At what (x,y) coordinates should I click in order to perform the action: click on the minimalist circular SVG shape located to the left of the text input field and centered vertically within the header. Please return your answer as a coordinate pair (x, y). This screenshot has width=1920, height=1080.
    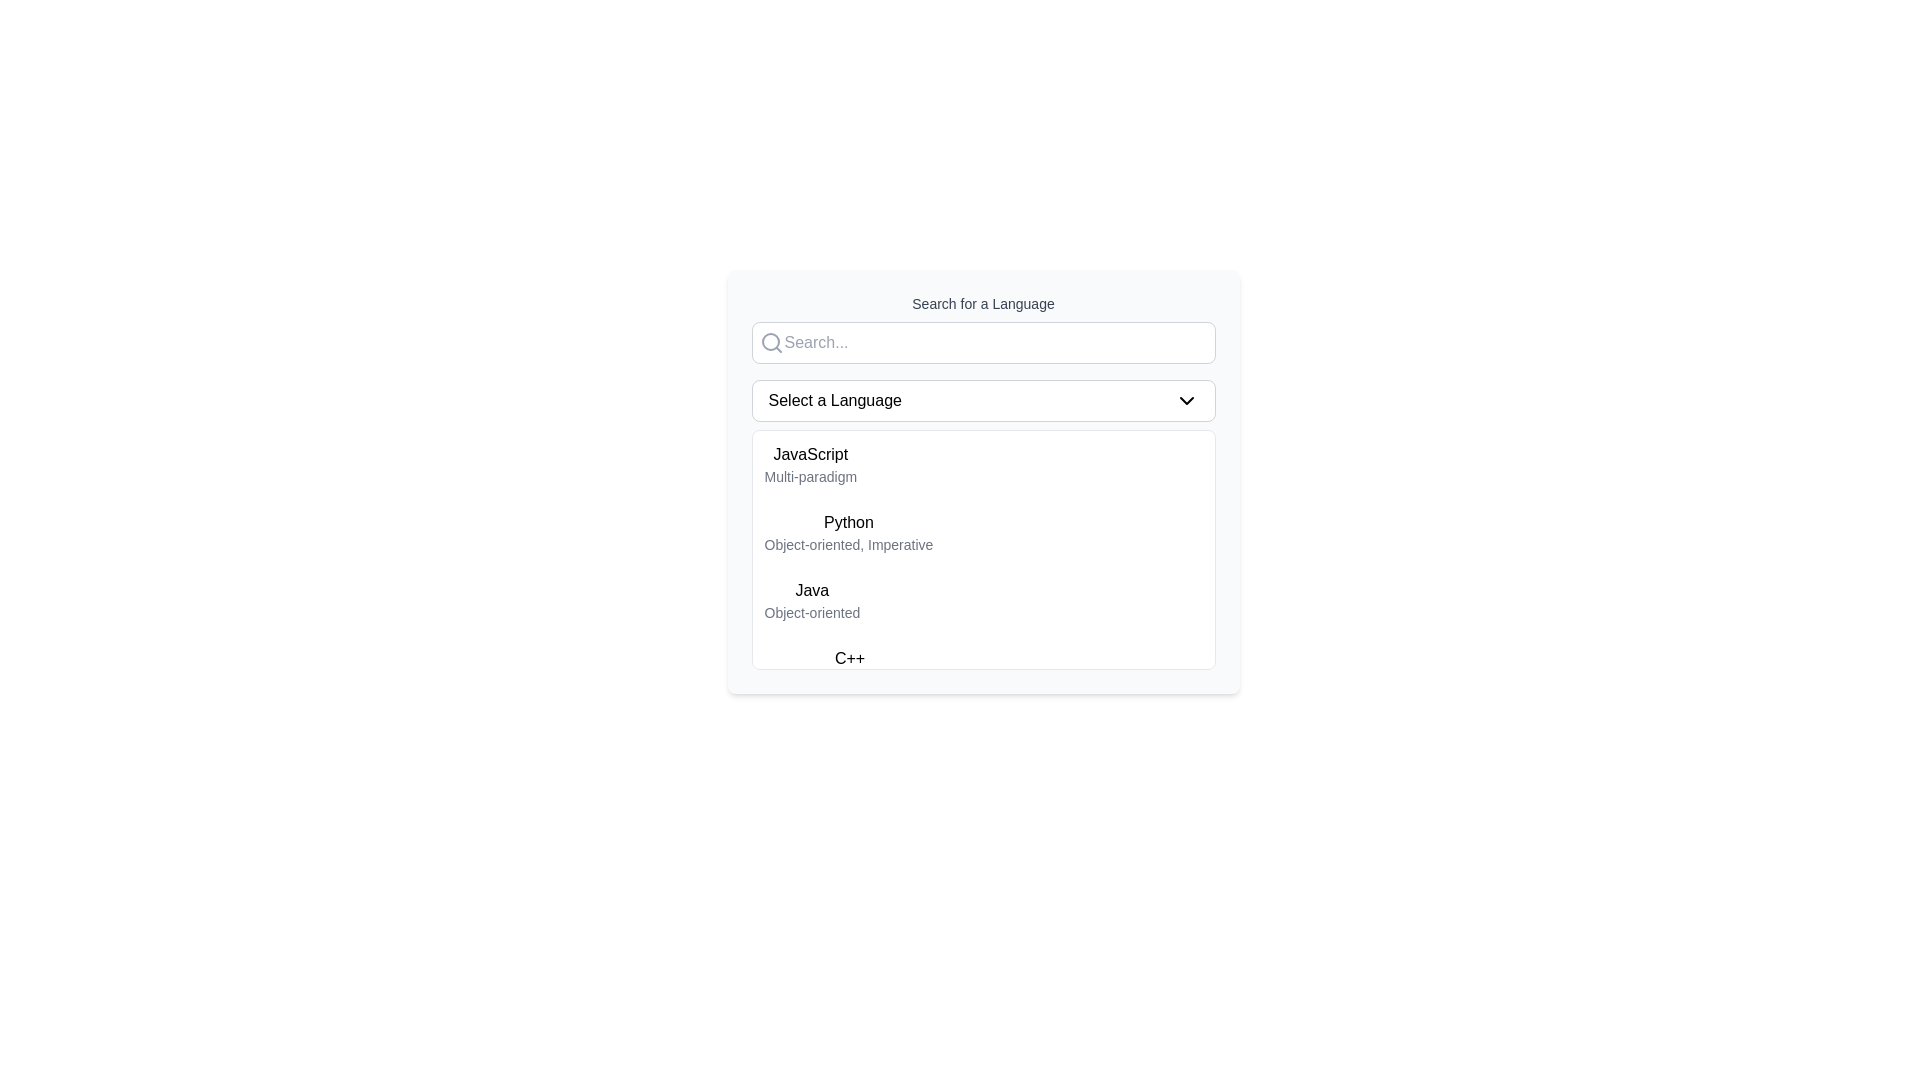
    Looking at the image, I should click on (769, 341).